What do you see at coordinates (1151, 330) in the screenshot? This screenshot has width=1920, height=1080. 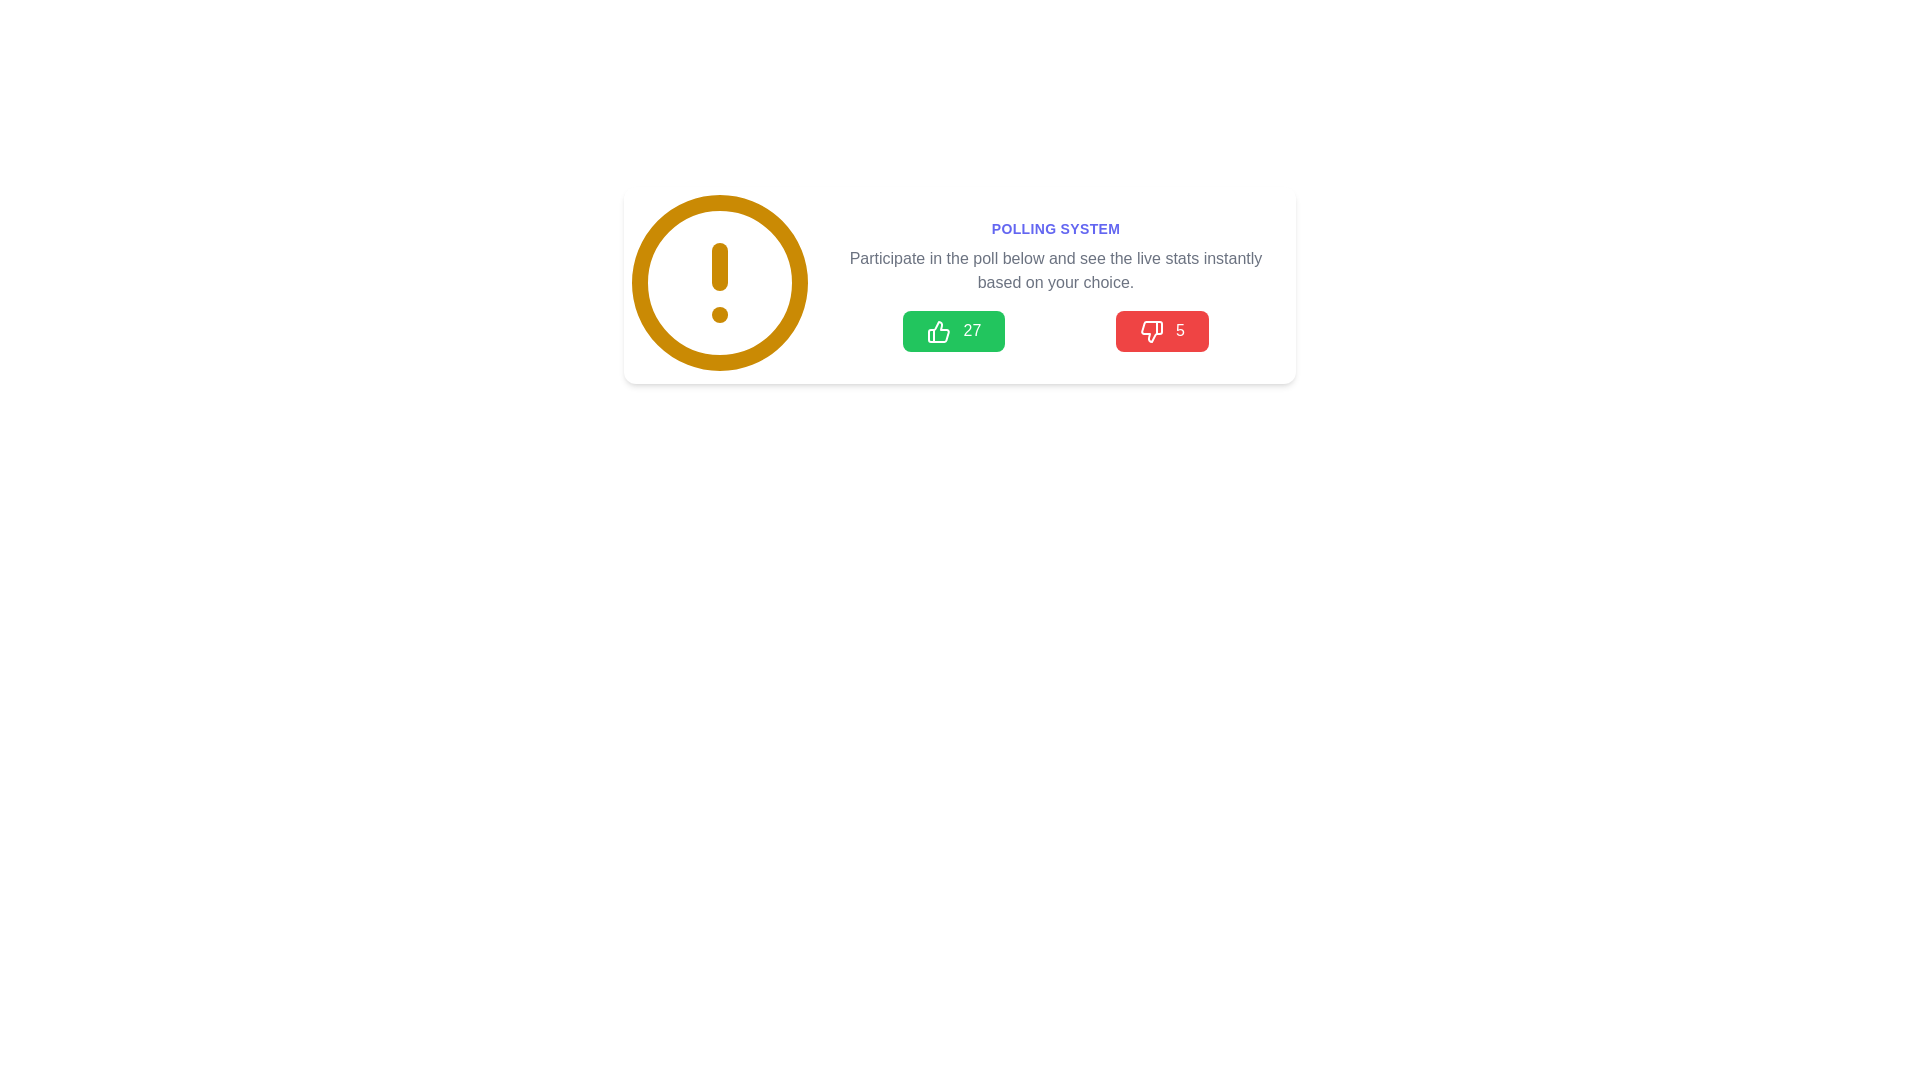 I see `the red thumbs-down icon representing a dislike action, which is located closely to the red button with the numeral '5' on the right side of the interactive panel` at bounding box center [1151, 330].